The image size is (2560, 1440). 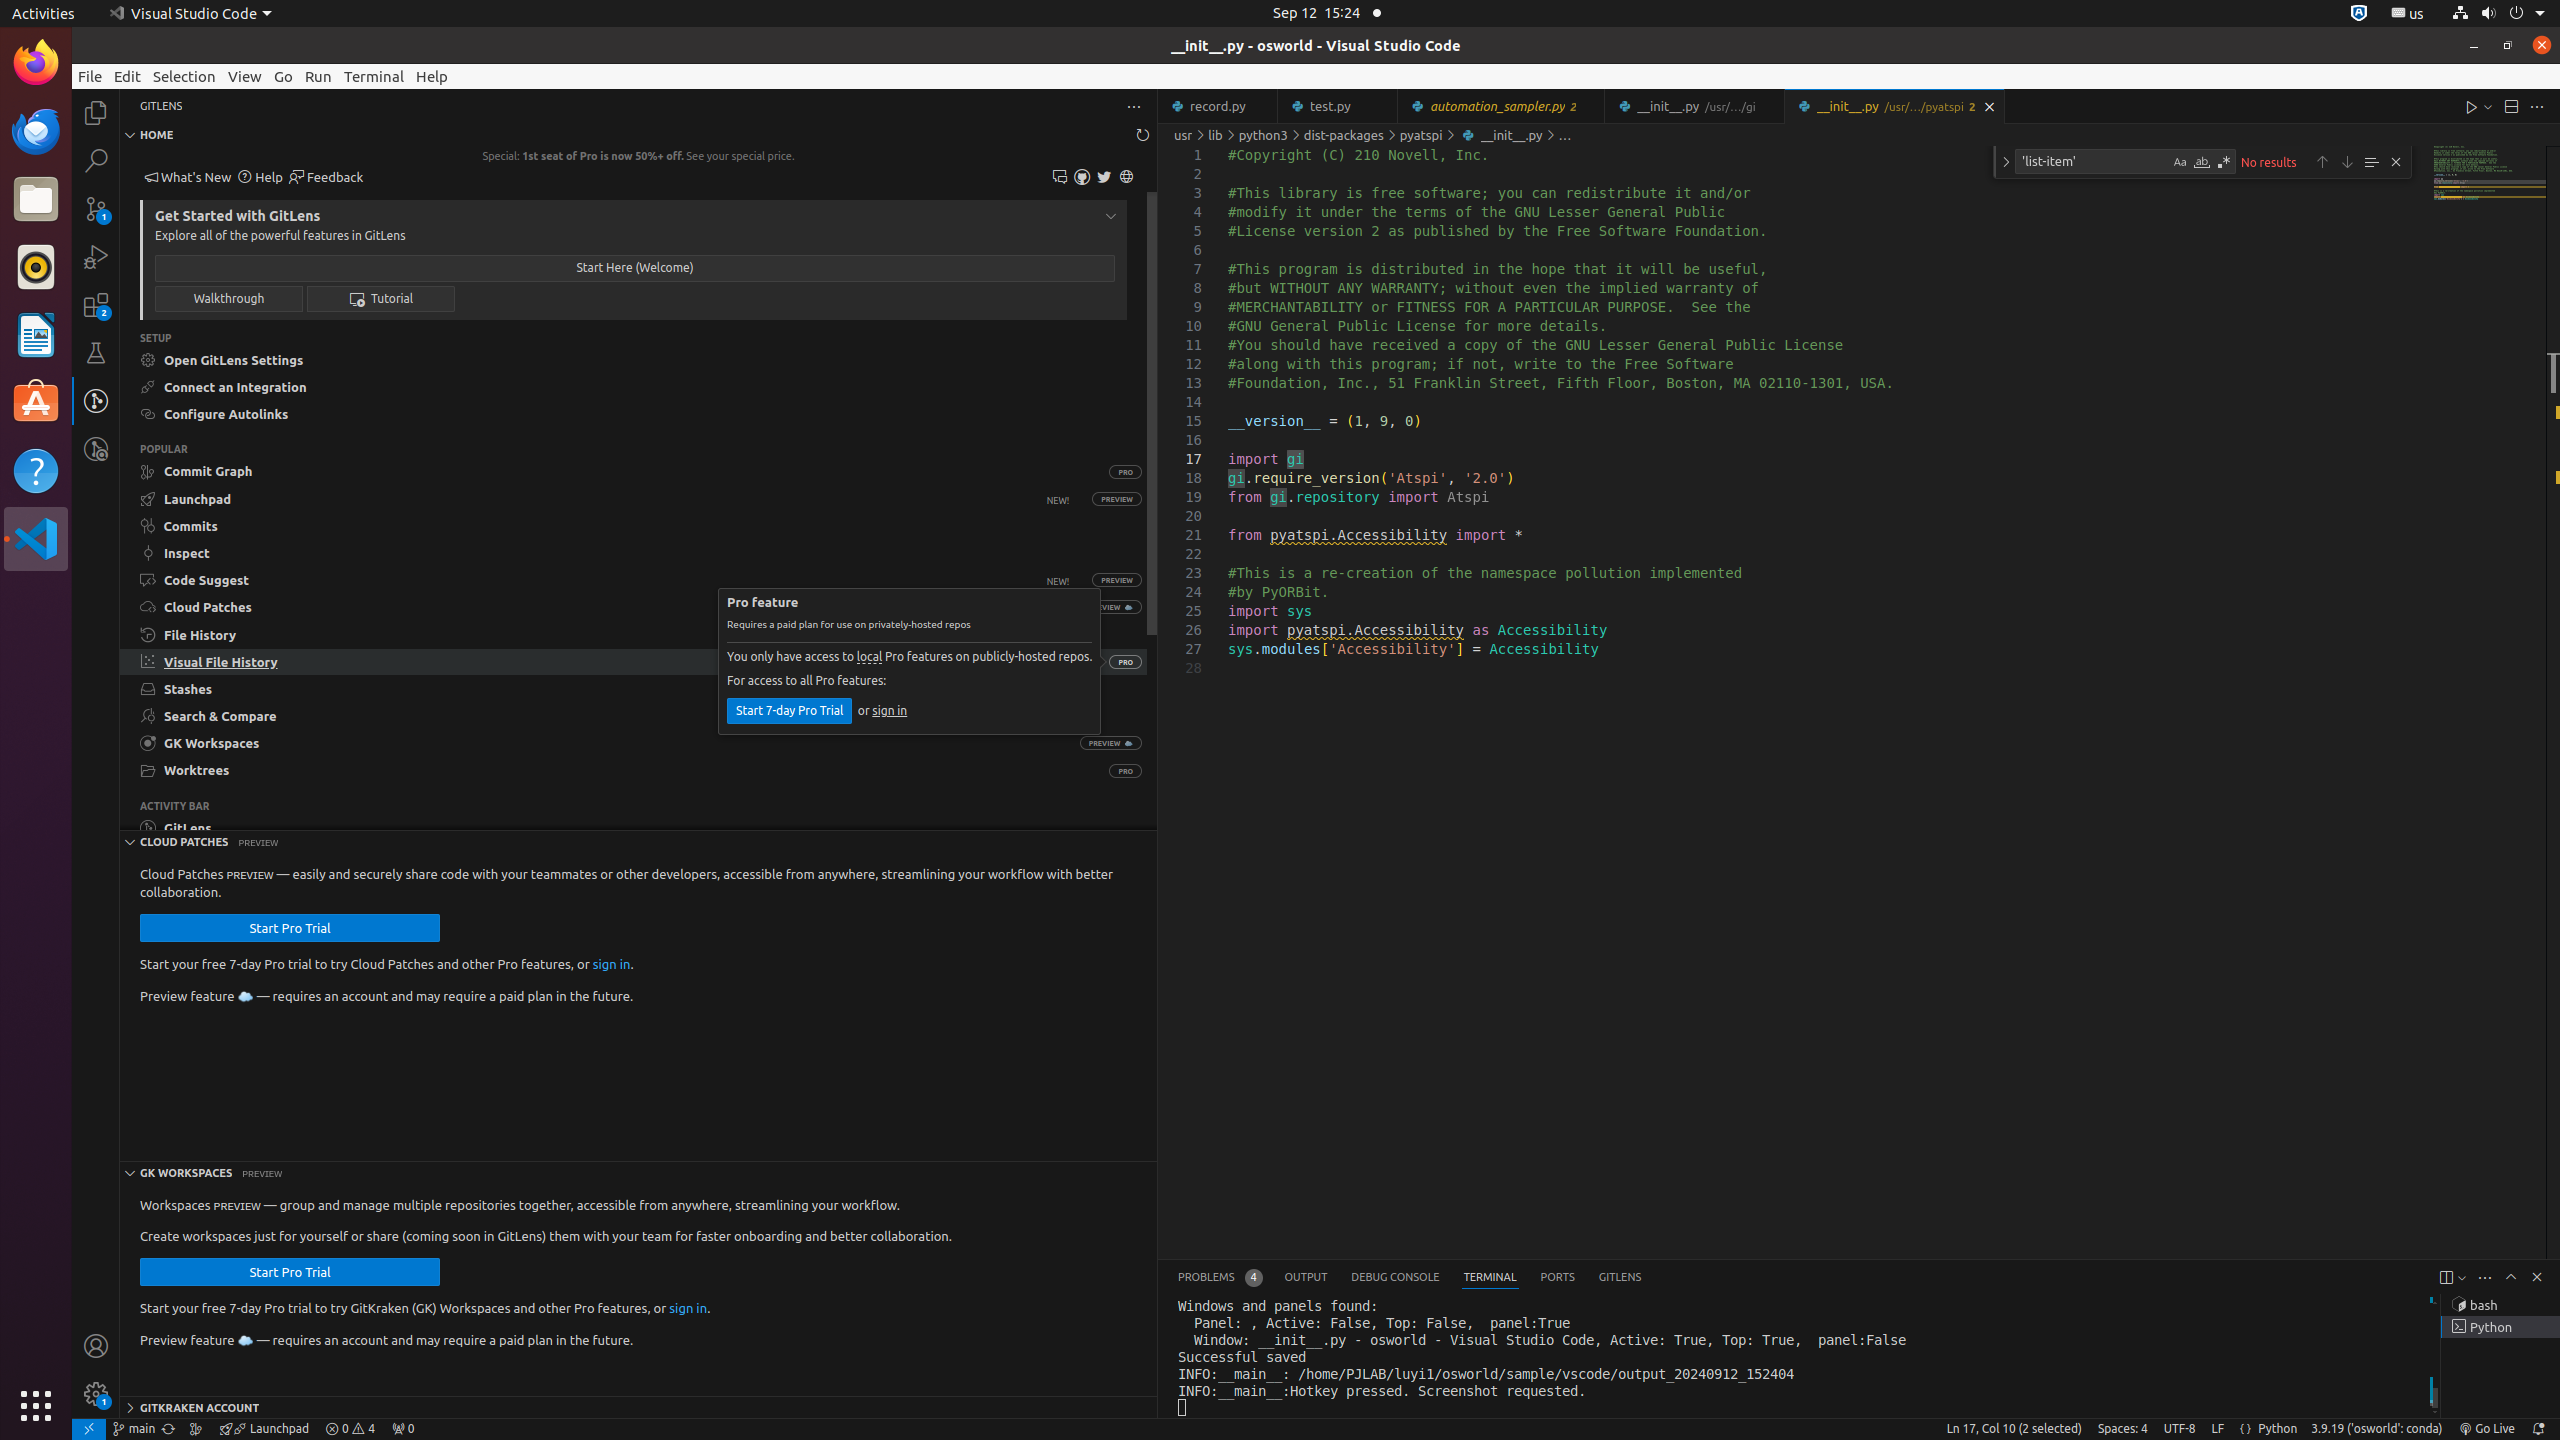 What do you see at coordinates (632, 386) in the screenshot?
I see `'Connect an Integration on GitKraken.dev'` at bounding box center [632, 386].